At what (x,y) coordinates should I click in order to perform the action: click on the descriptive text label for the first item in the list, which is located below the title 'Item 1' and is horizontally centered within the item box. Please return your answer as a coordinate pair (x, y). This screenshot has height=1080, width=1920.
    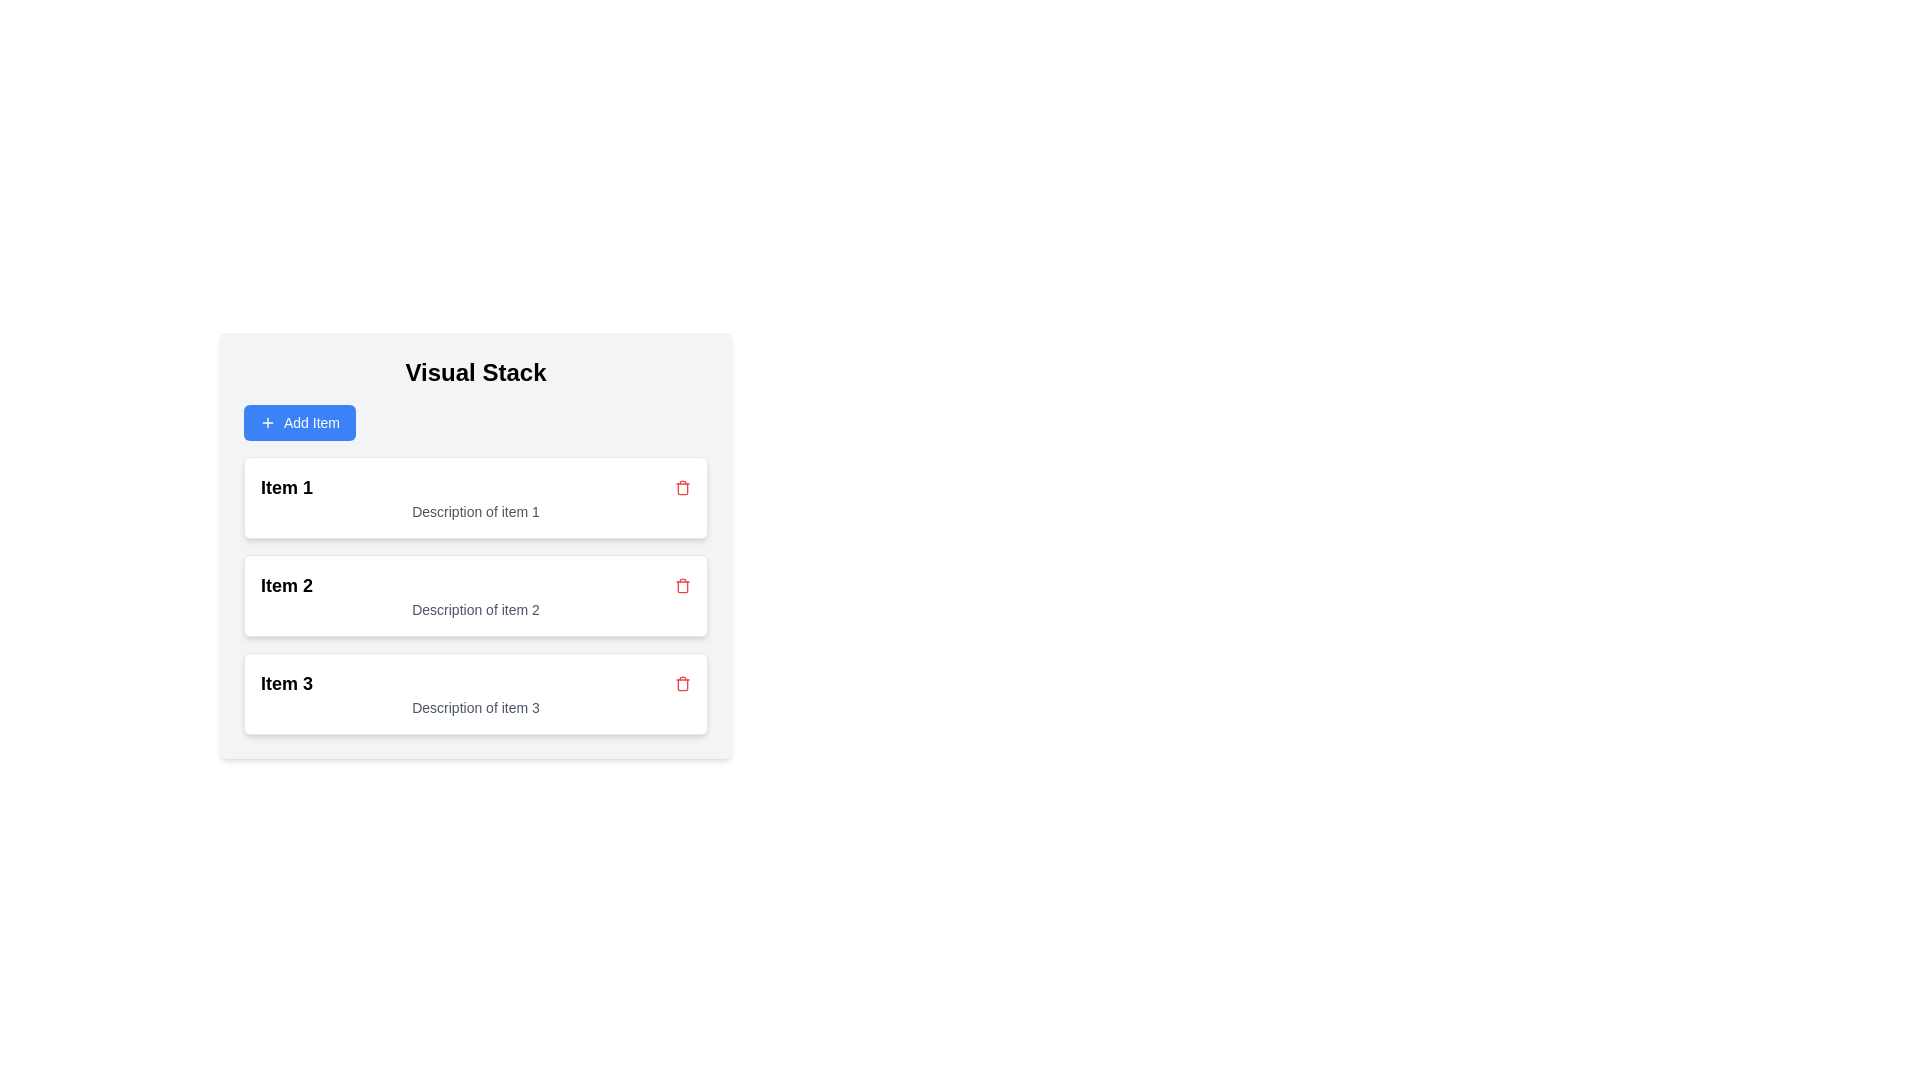
    Looking at the image, I should click on (474, 511).